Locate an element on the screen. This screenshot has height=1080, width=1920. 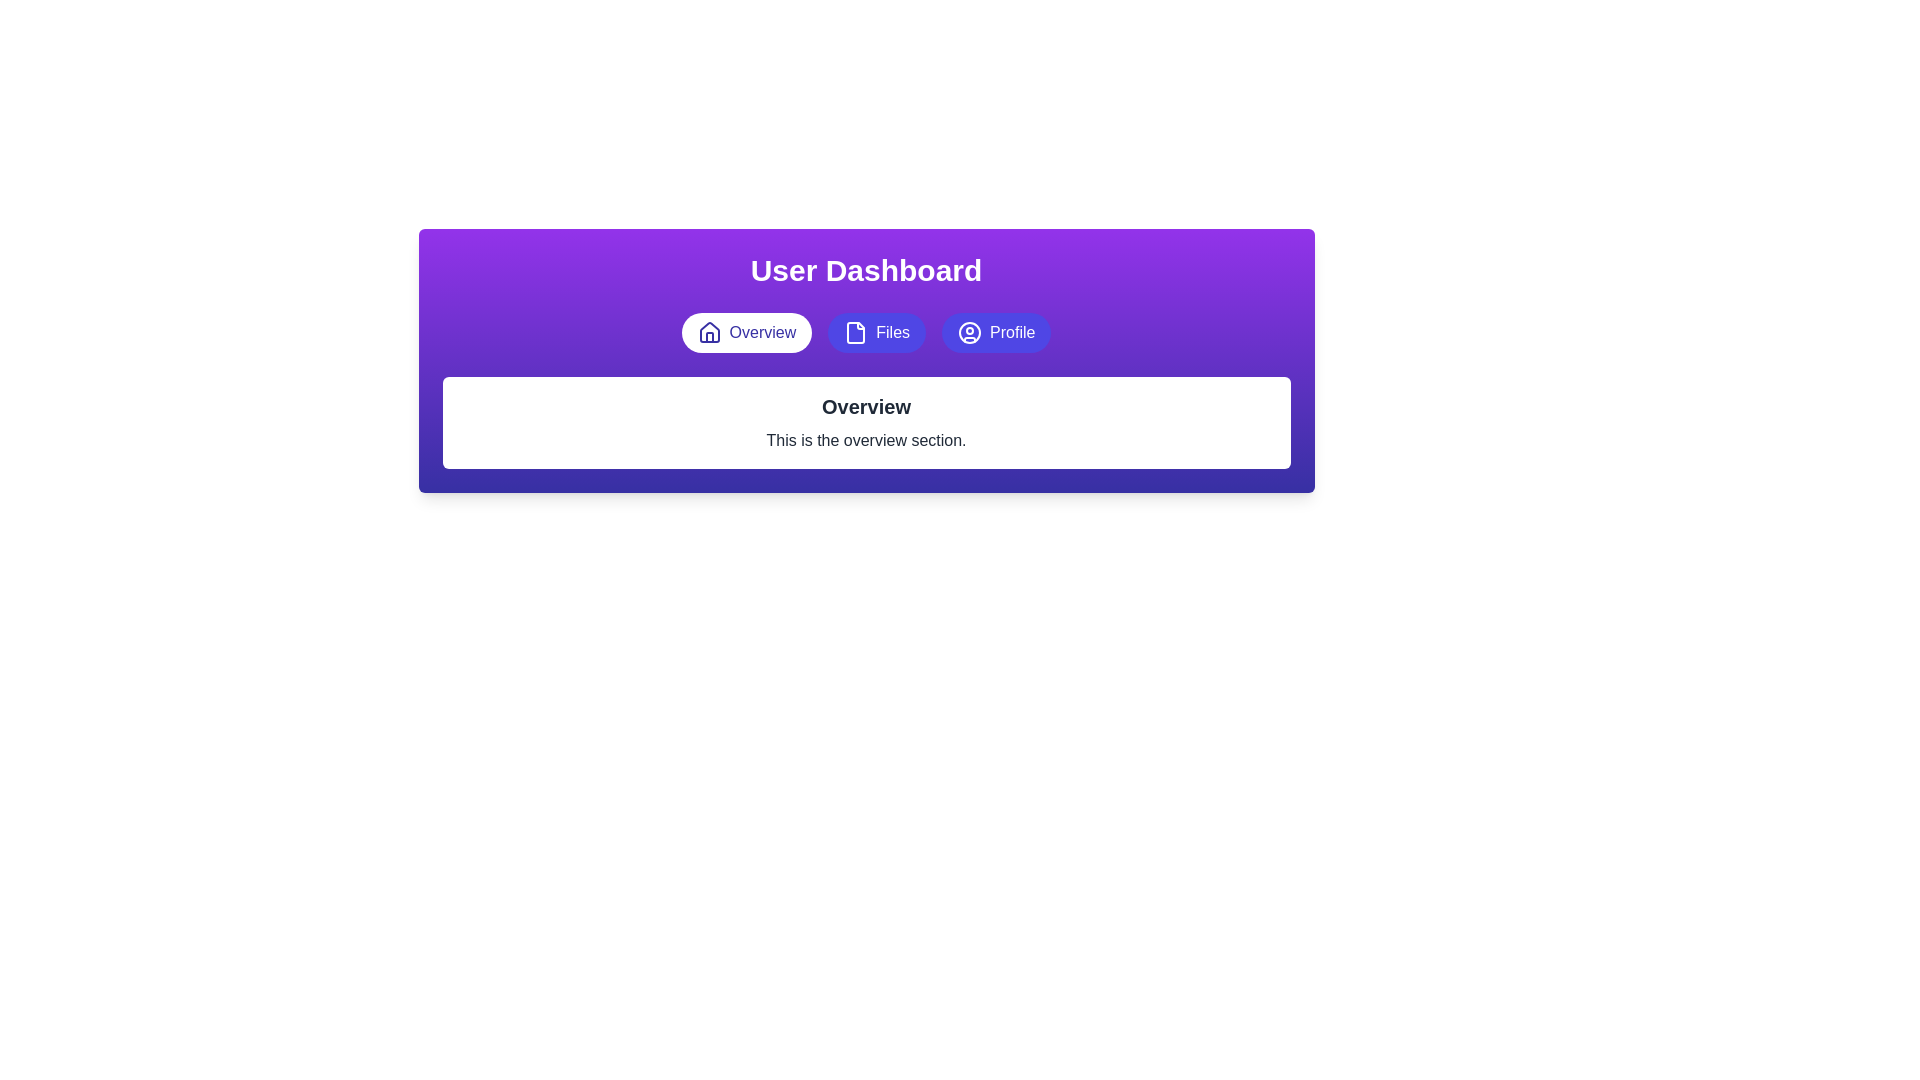
the 'Overview' button located in the navigation bar at the top of the interface, which is the first button in a row of three buttons is located at coordinates (745, 331).